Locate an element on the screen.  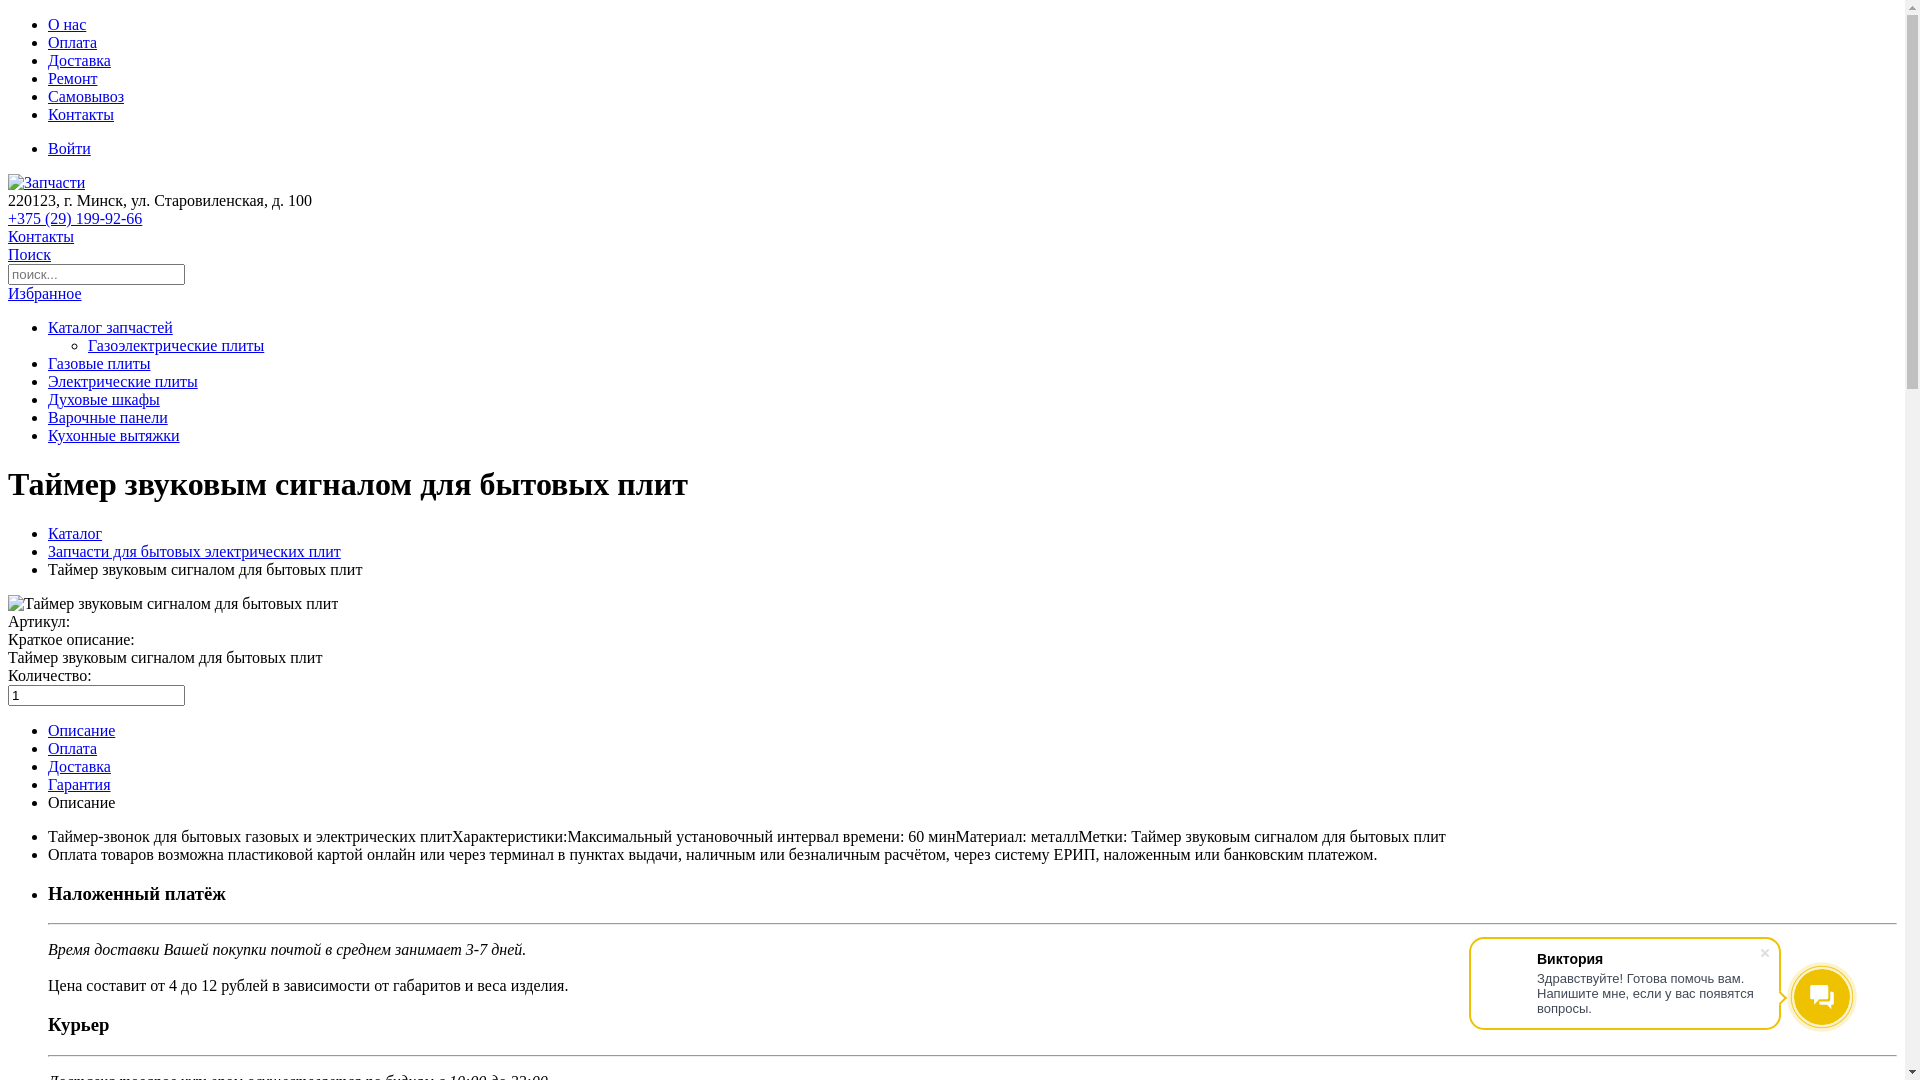
'+375 (29) 199-92-66' is located at coordinates (75, 218).